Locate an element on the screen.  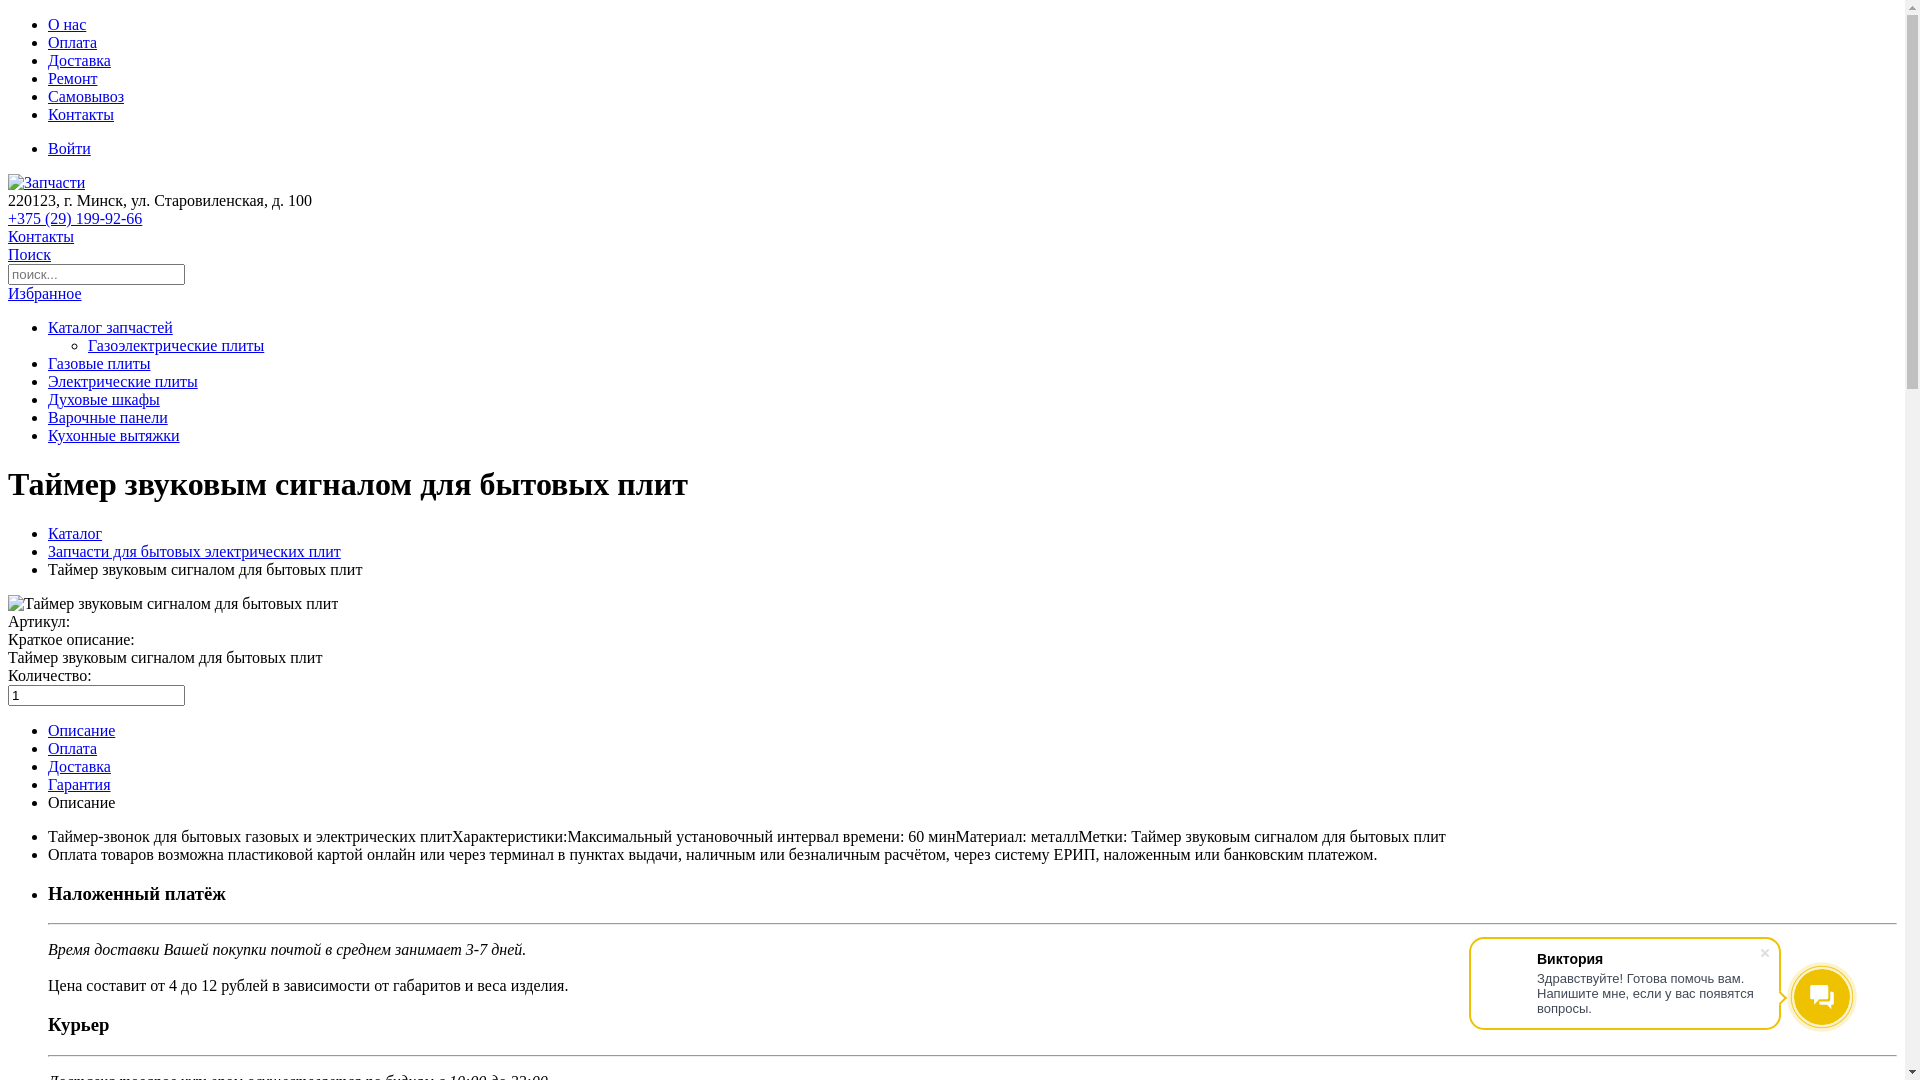
'+375 (29) 199-92-66' is located at coordinates (75, 218).